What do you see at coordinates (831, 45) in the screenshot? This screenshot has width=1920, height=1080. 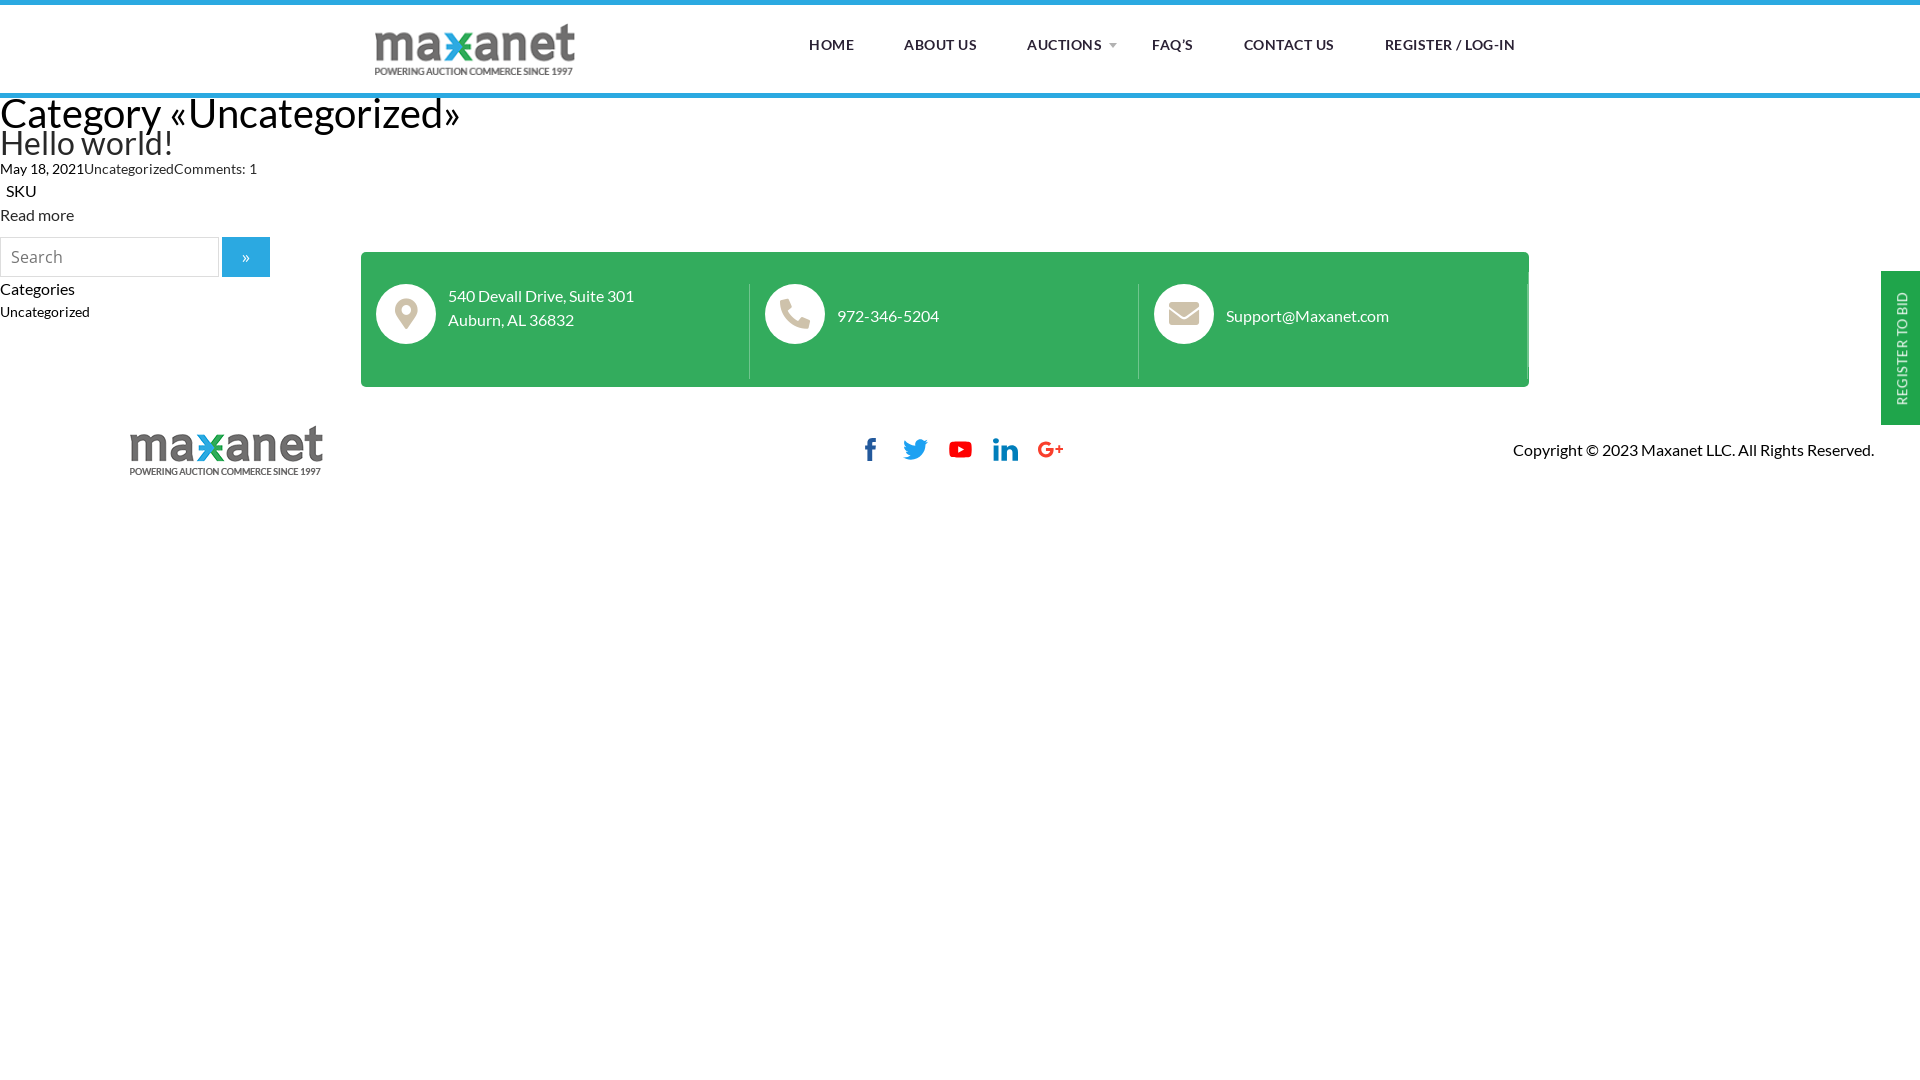 I see `'HOME'` at bounding box center [831, 45].